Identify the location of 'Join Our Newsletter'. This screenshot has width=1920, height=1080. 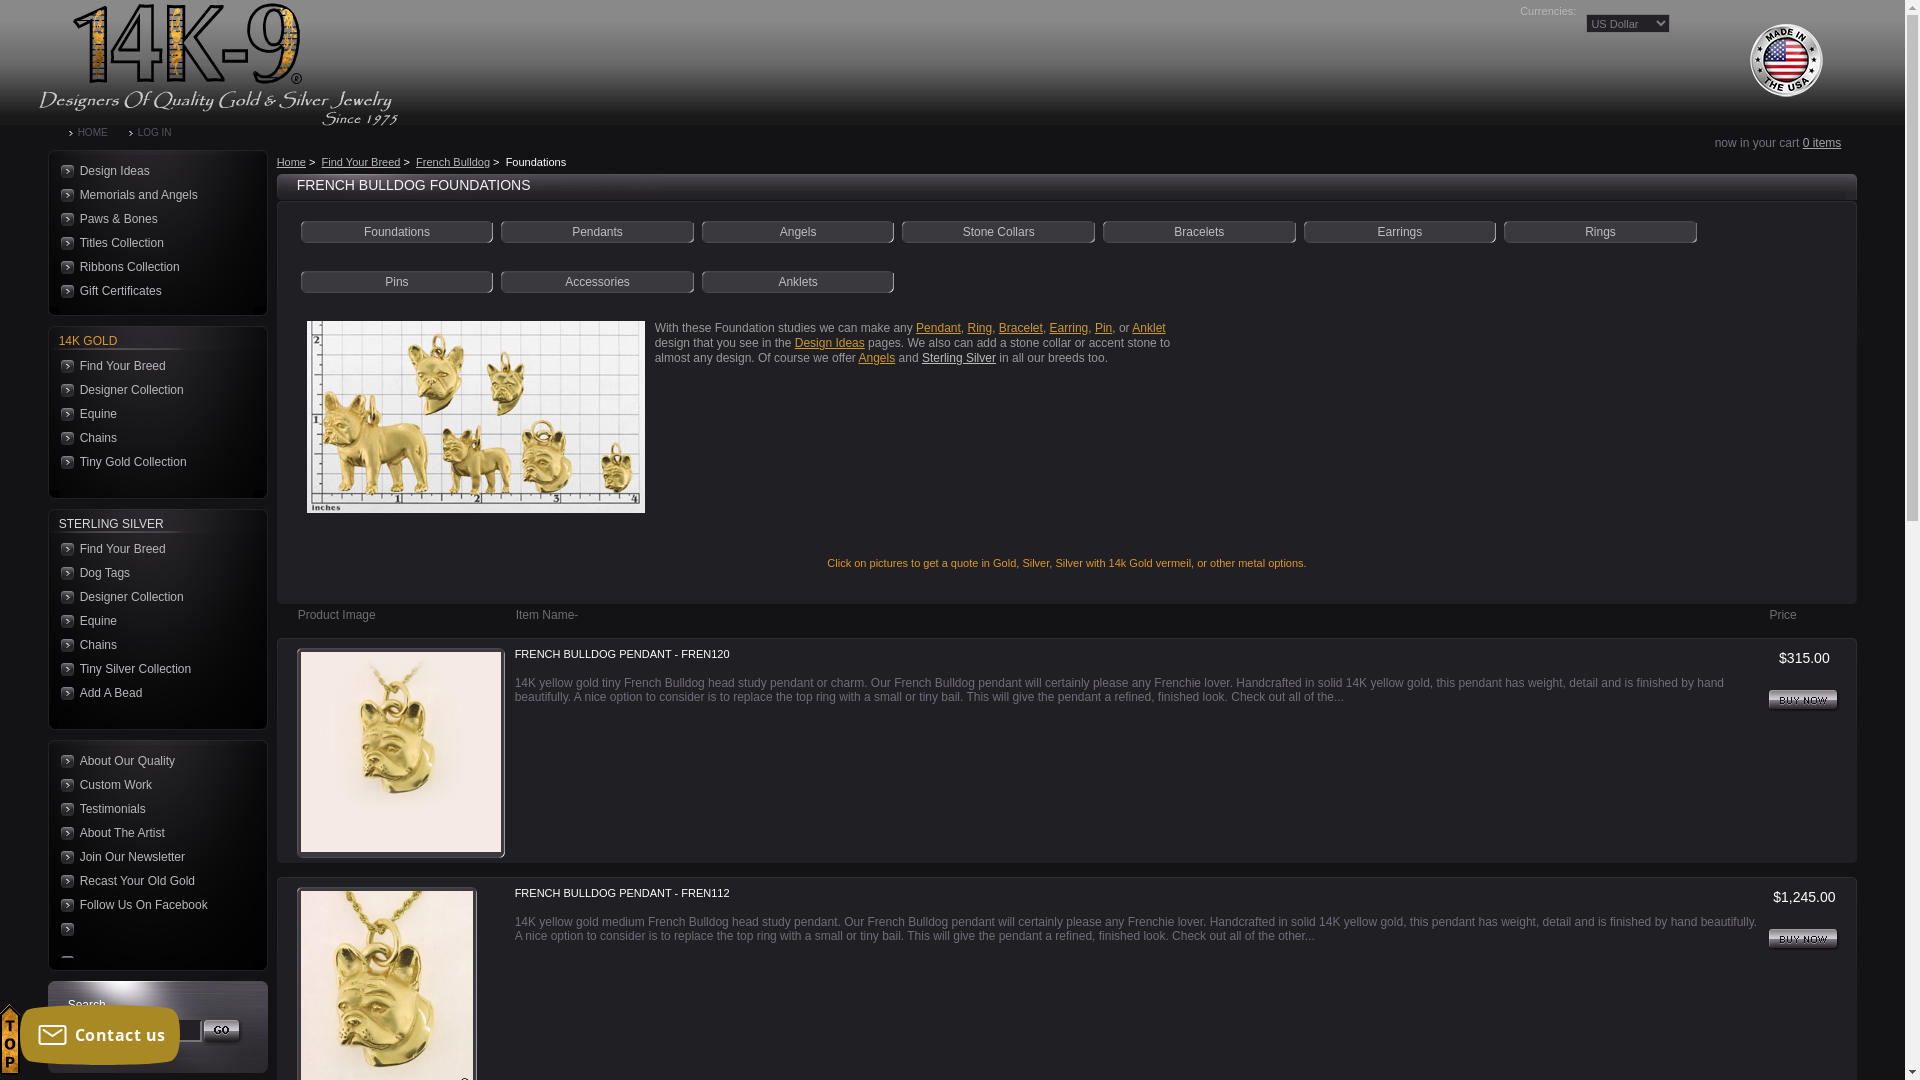
(57, 855).